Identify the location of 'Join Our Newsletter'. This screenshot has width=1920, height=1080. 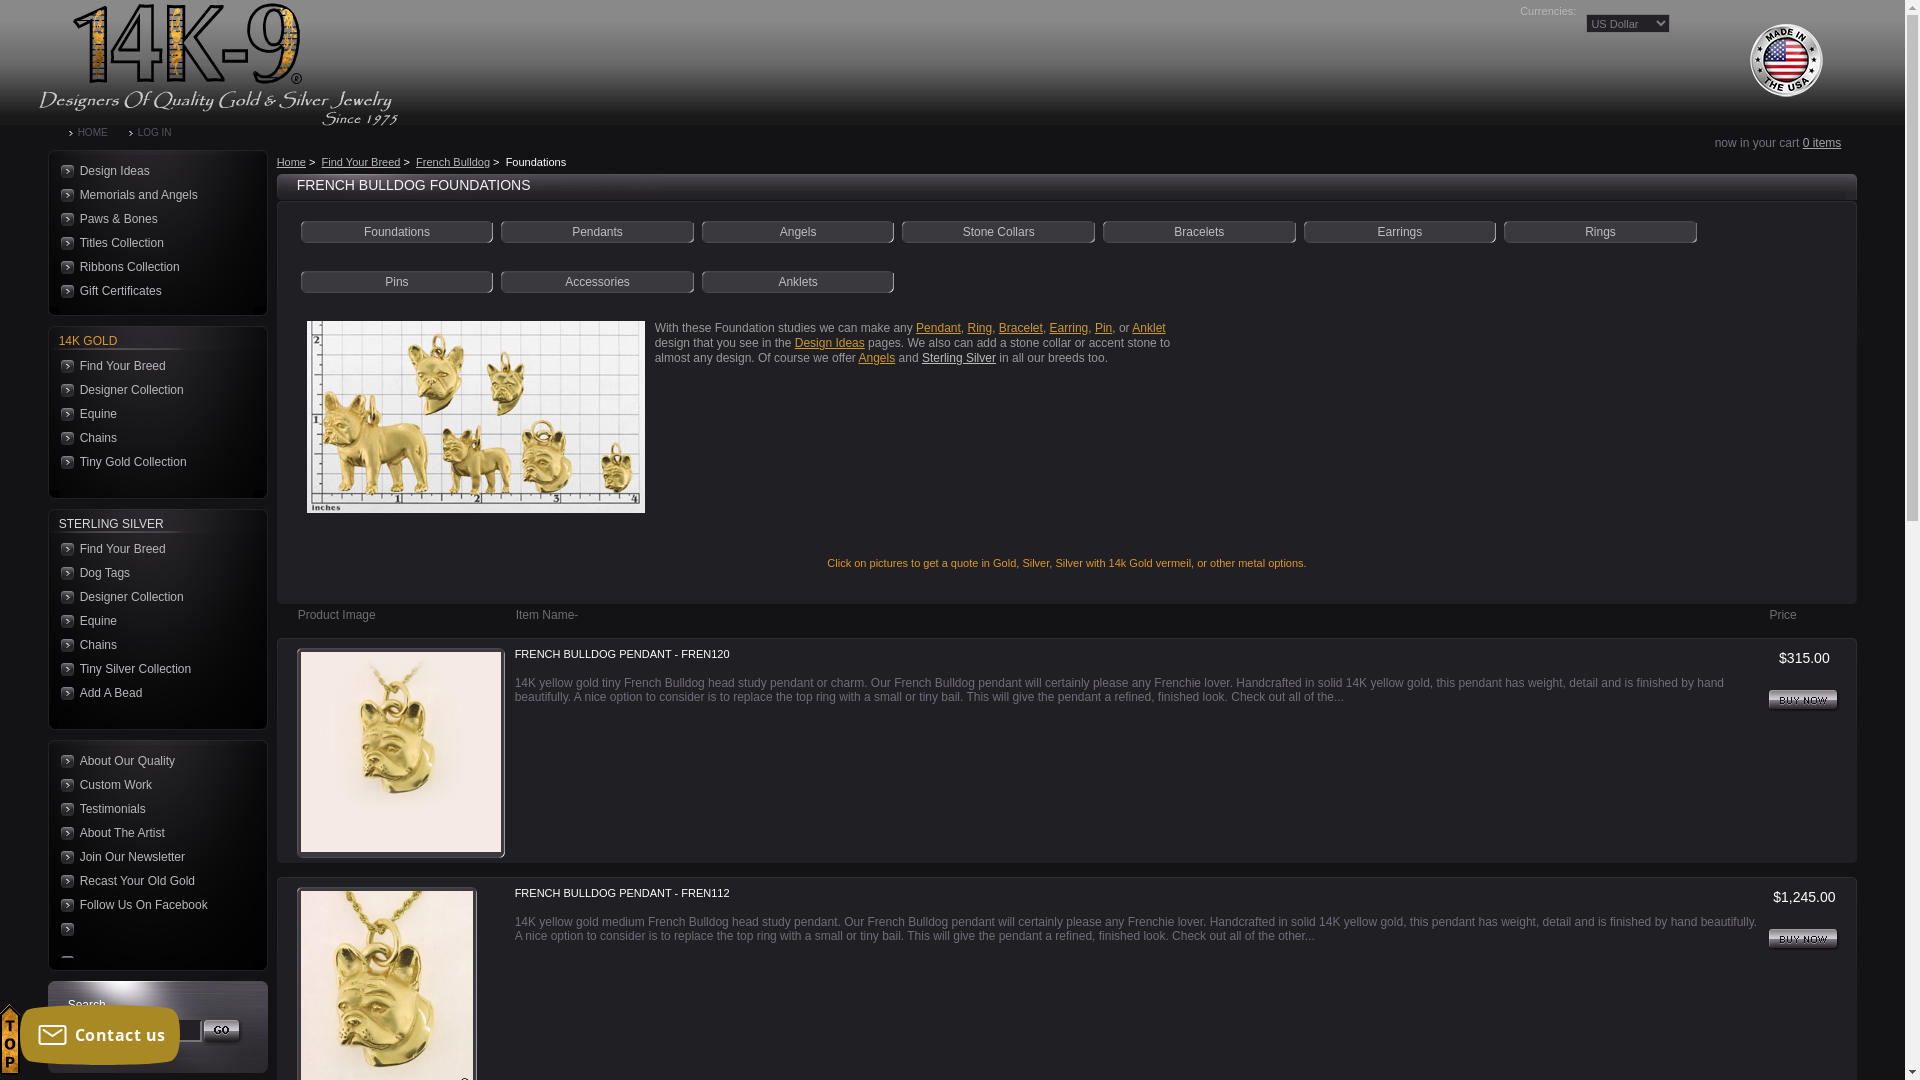
(57, 855).